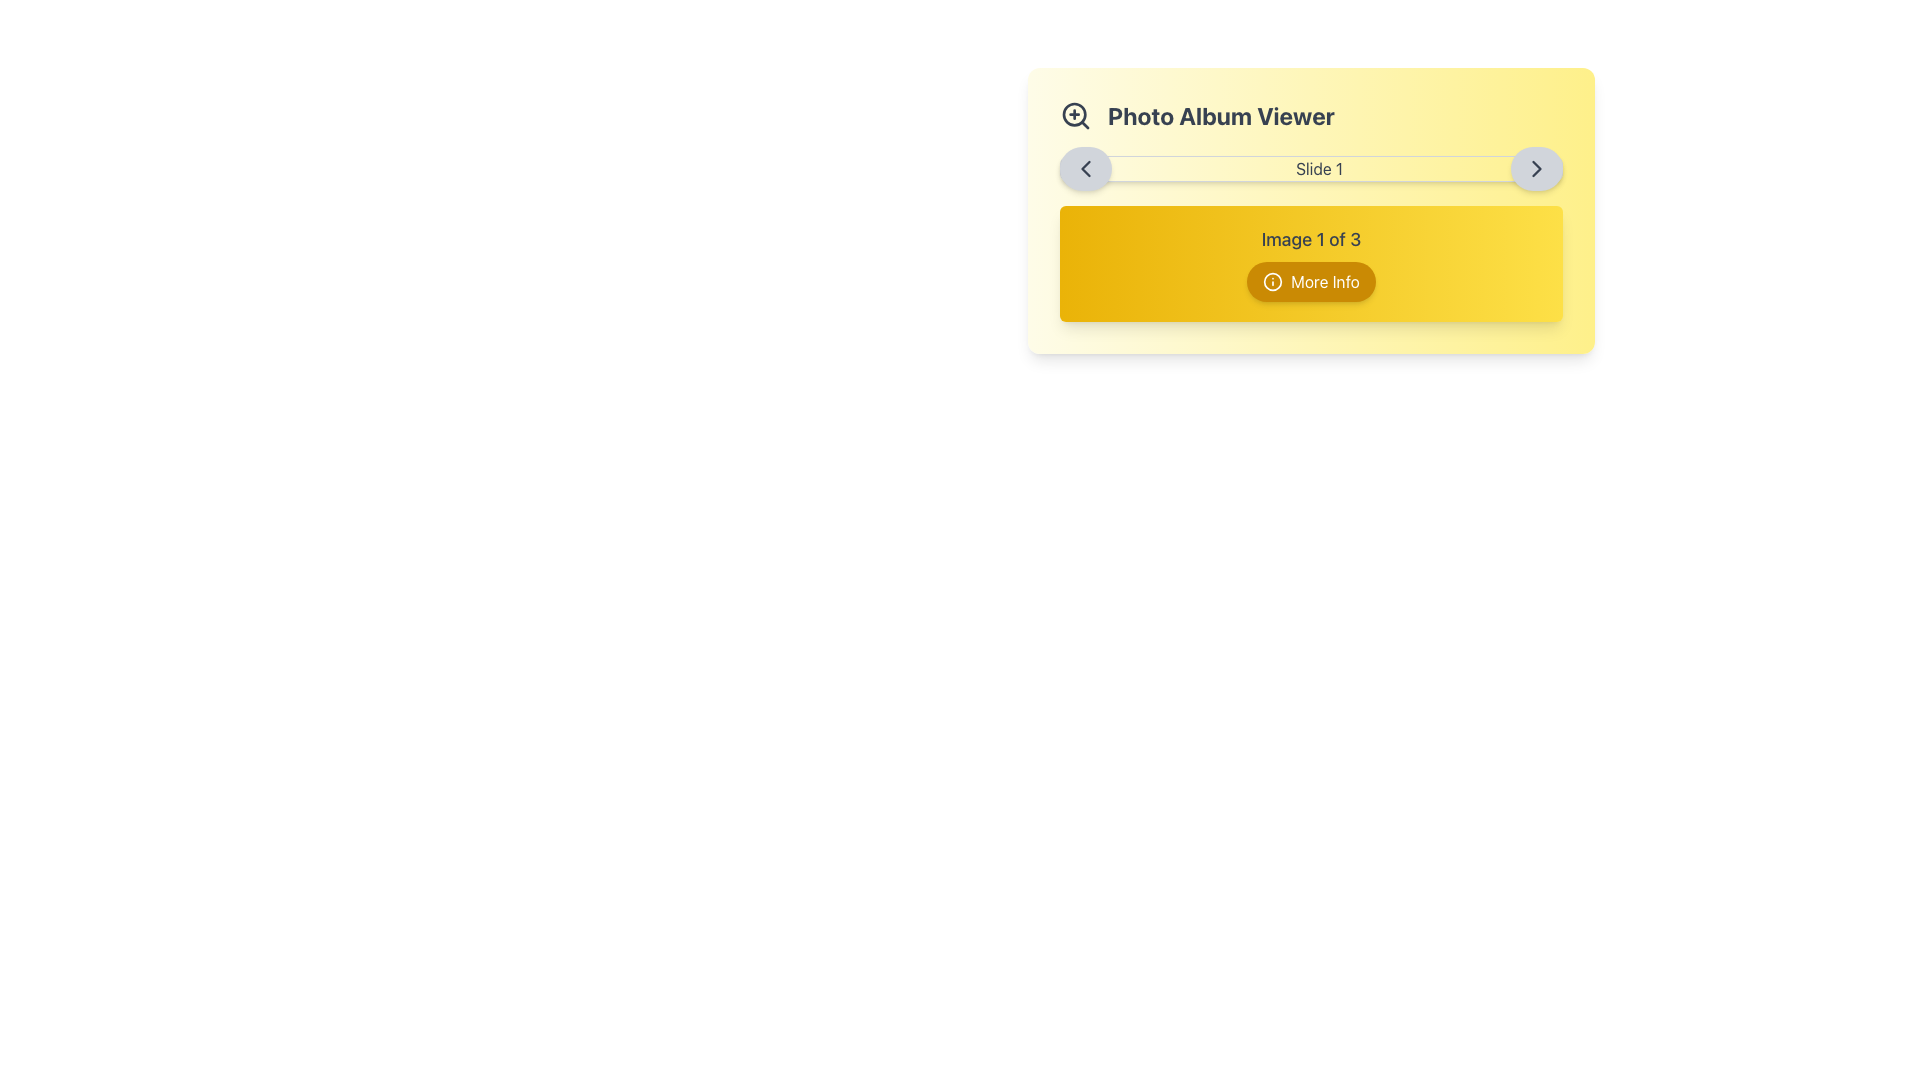  What do you see at coordinates (1535, 168) in the screenshot?
I see `the rightward chevron icon located in the top-right corner of the 'Photo Album Viewer' interface` at bounding box center [1535, 168].